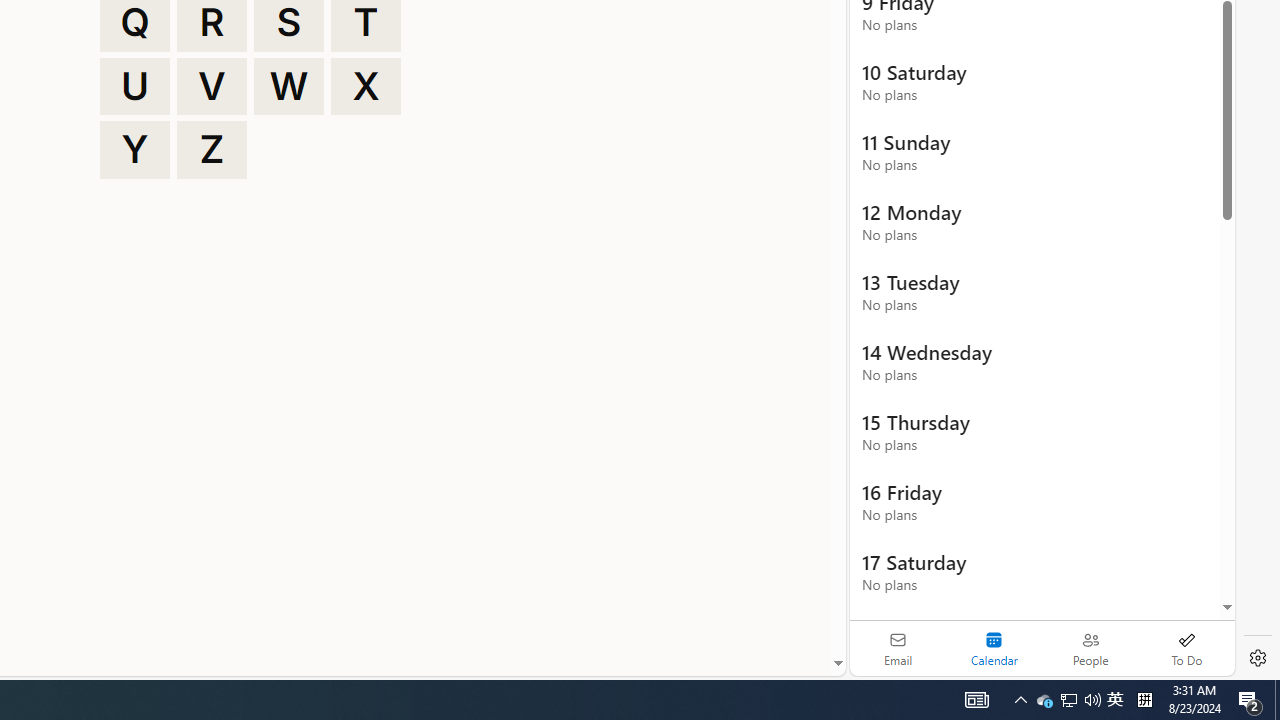  I want to click on 'V', so click(212, 85).